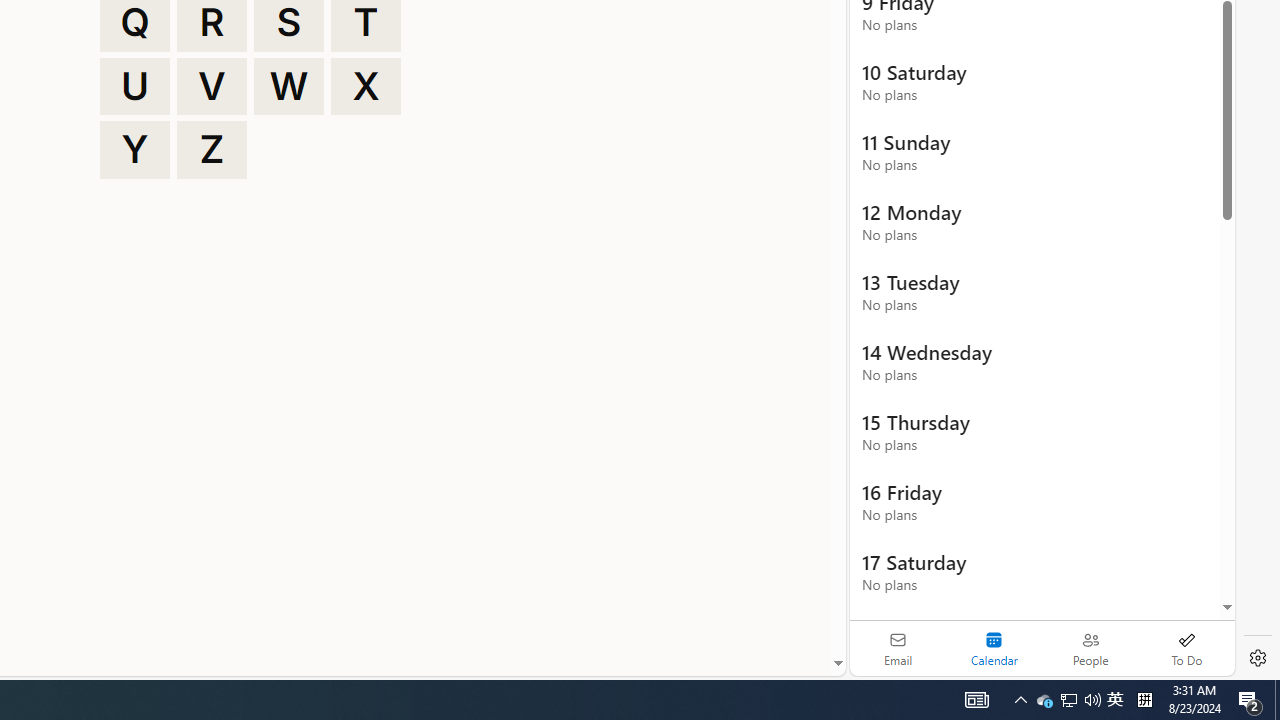  I want to click on 'V', so click(212, 85).